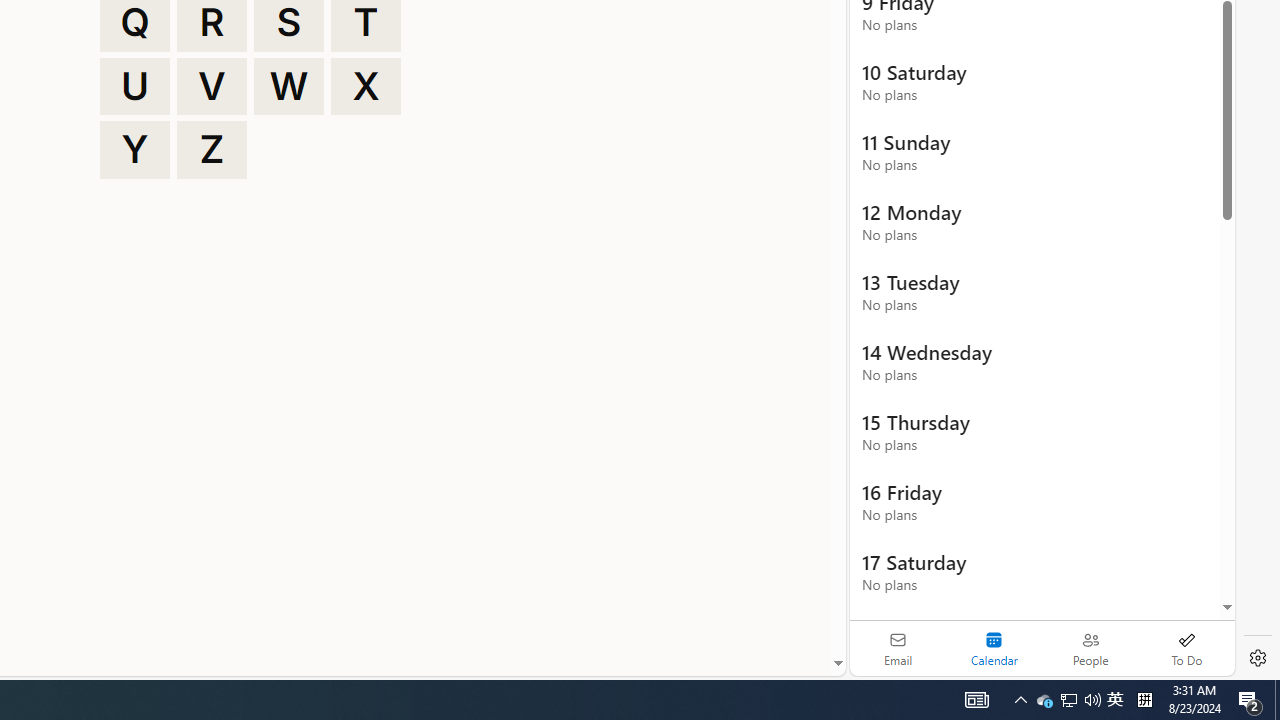  I want to click on 'V', so click(212, 85).